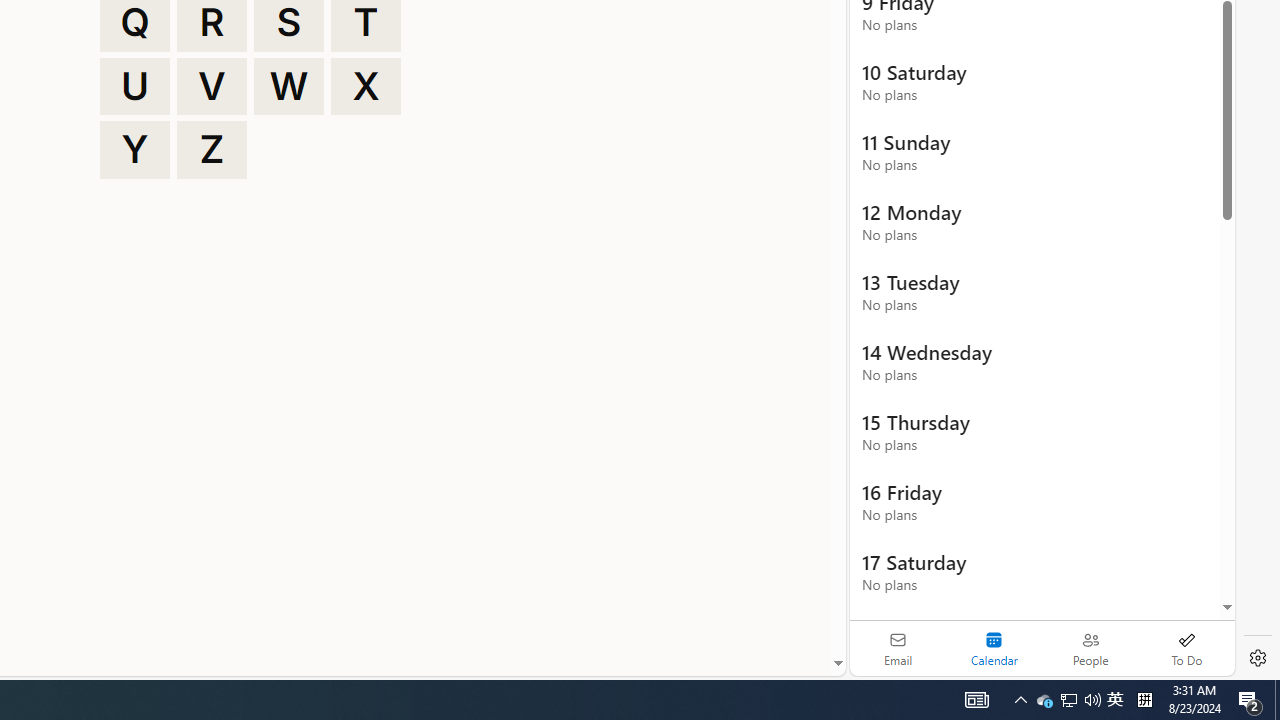  I want to click on 'V', so click(212, 85).